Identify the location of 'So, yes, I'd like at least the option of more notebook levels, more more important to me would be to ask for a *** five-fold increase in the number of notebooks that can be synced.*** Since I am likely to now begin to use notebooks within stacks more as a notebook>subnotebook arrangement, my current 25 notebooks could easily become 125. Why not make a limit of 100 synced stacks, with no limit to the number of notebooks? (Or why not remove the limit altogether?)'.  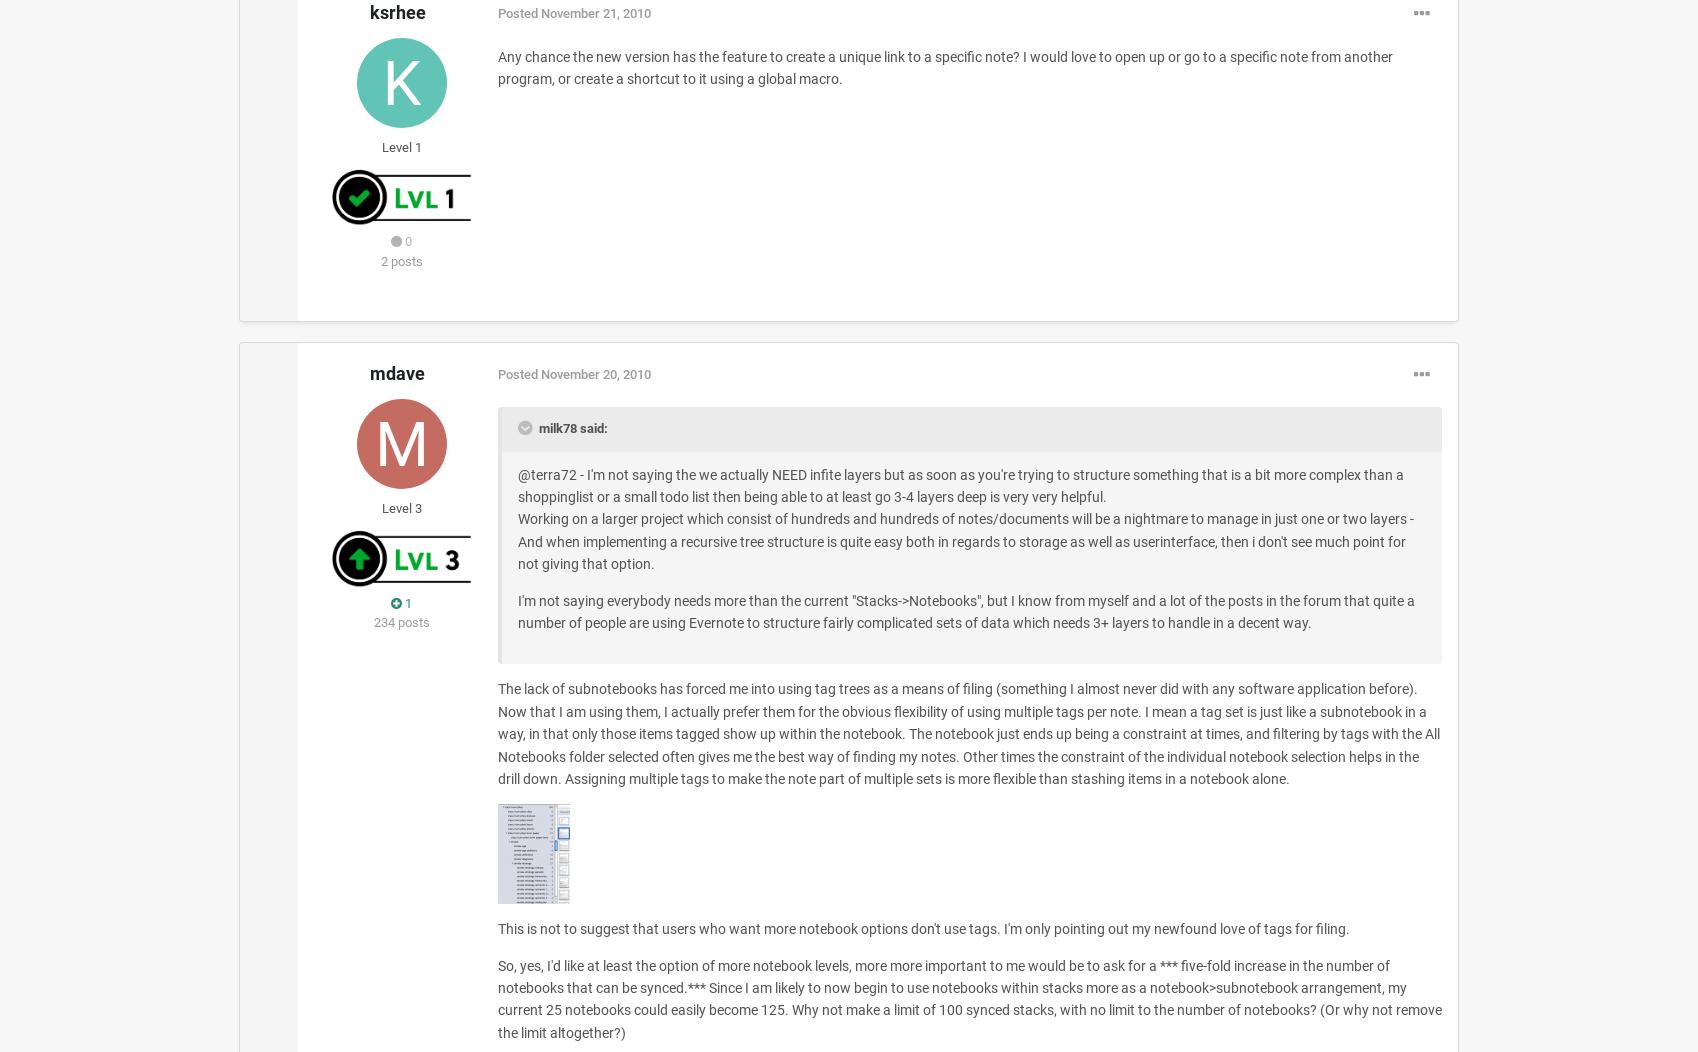
(968, 998).